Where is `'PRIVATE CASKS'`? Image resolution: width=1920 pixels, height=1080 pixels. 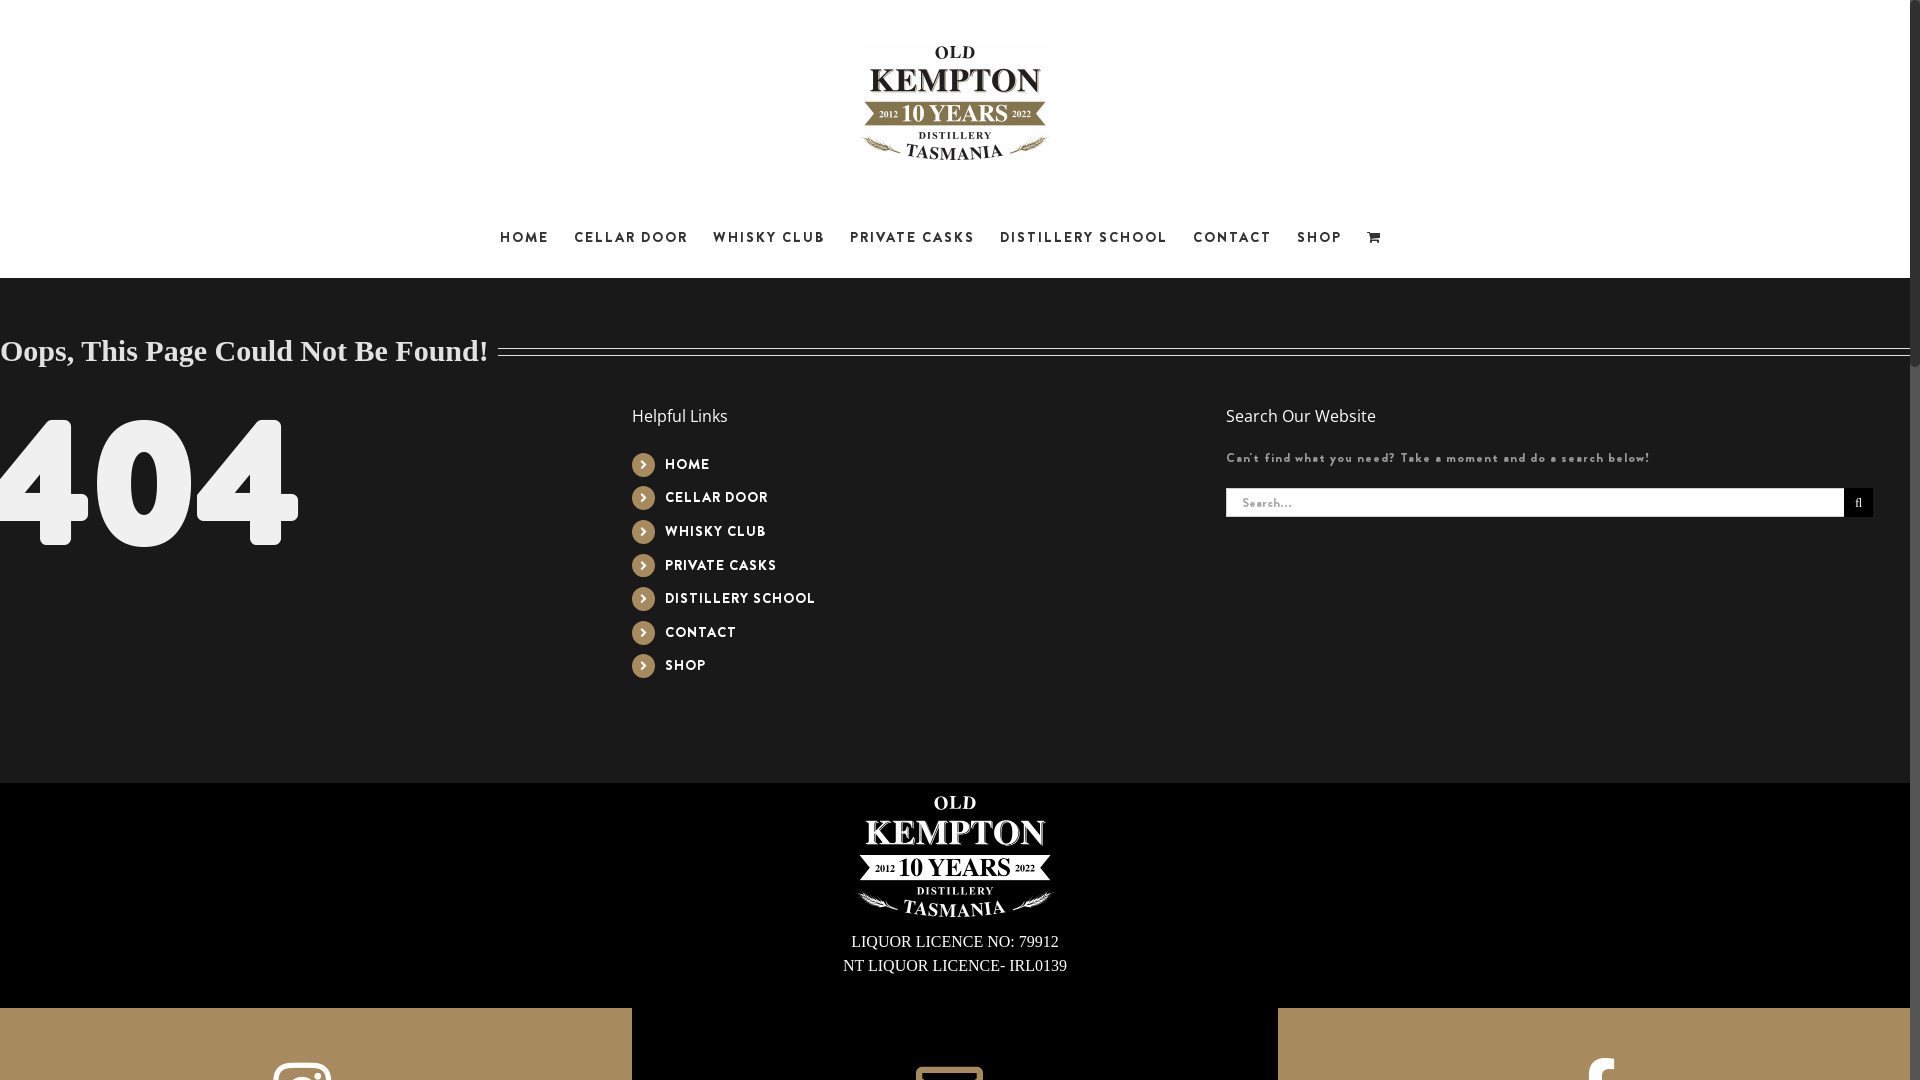 'PRIVATE CASKS' is located at coordinates (720, 564).